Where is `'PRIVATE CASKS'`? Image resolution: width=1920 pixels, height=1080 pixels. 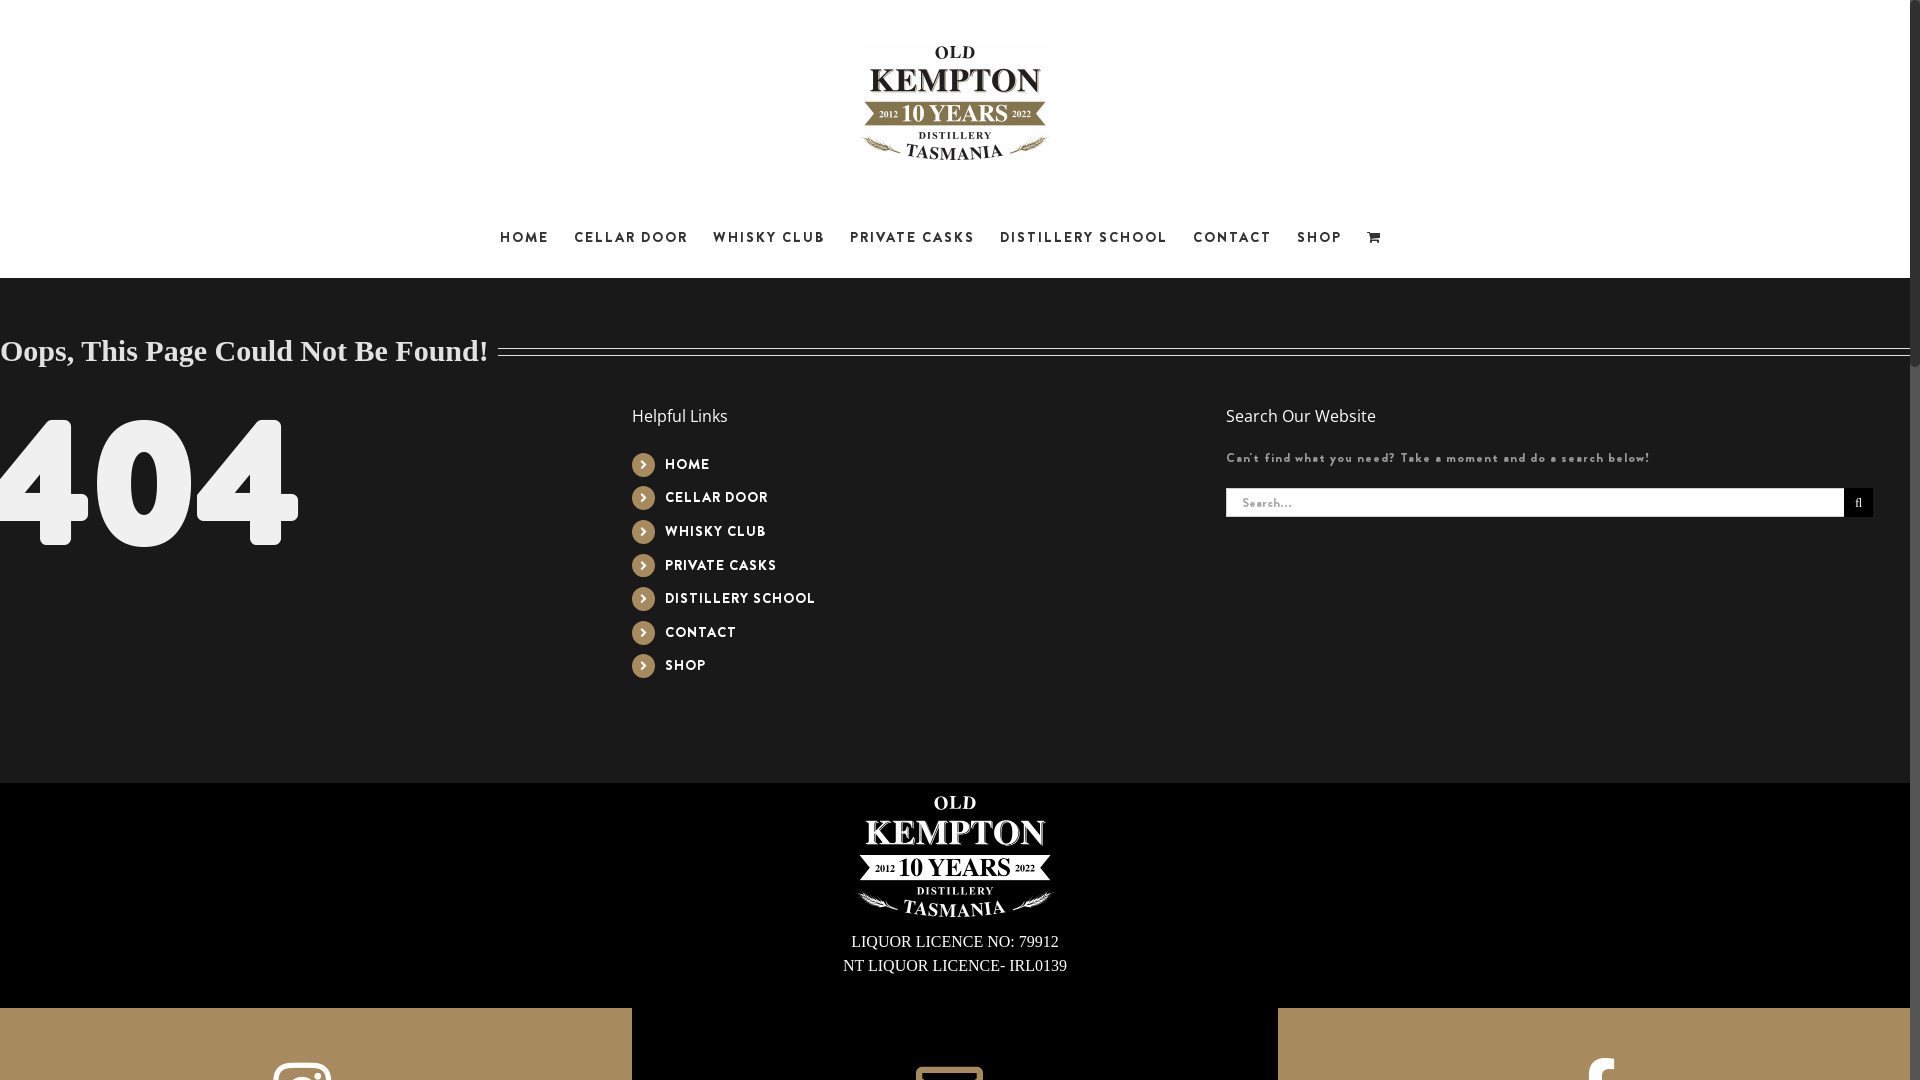 'PRIVATE CASKS' is located at coordinates (720, 564).